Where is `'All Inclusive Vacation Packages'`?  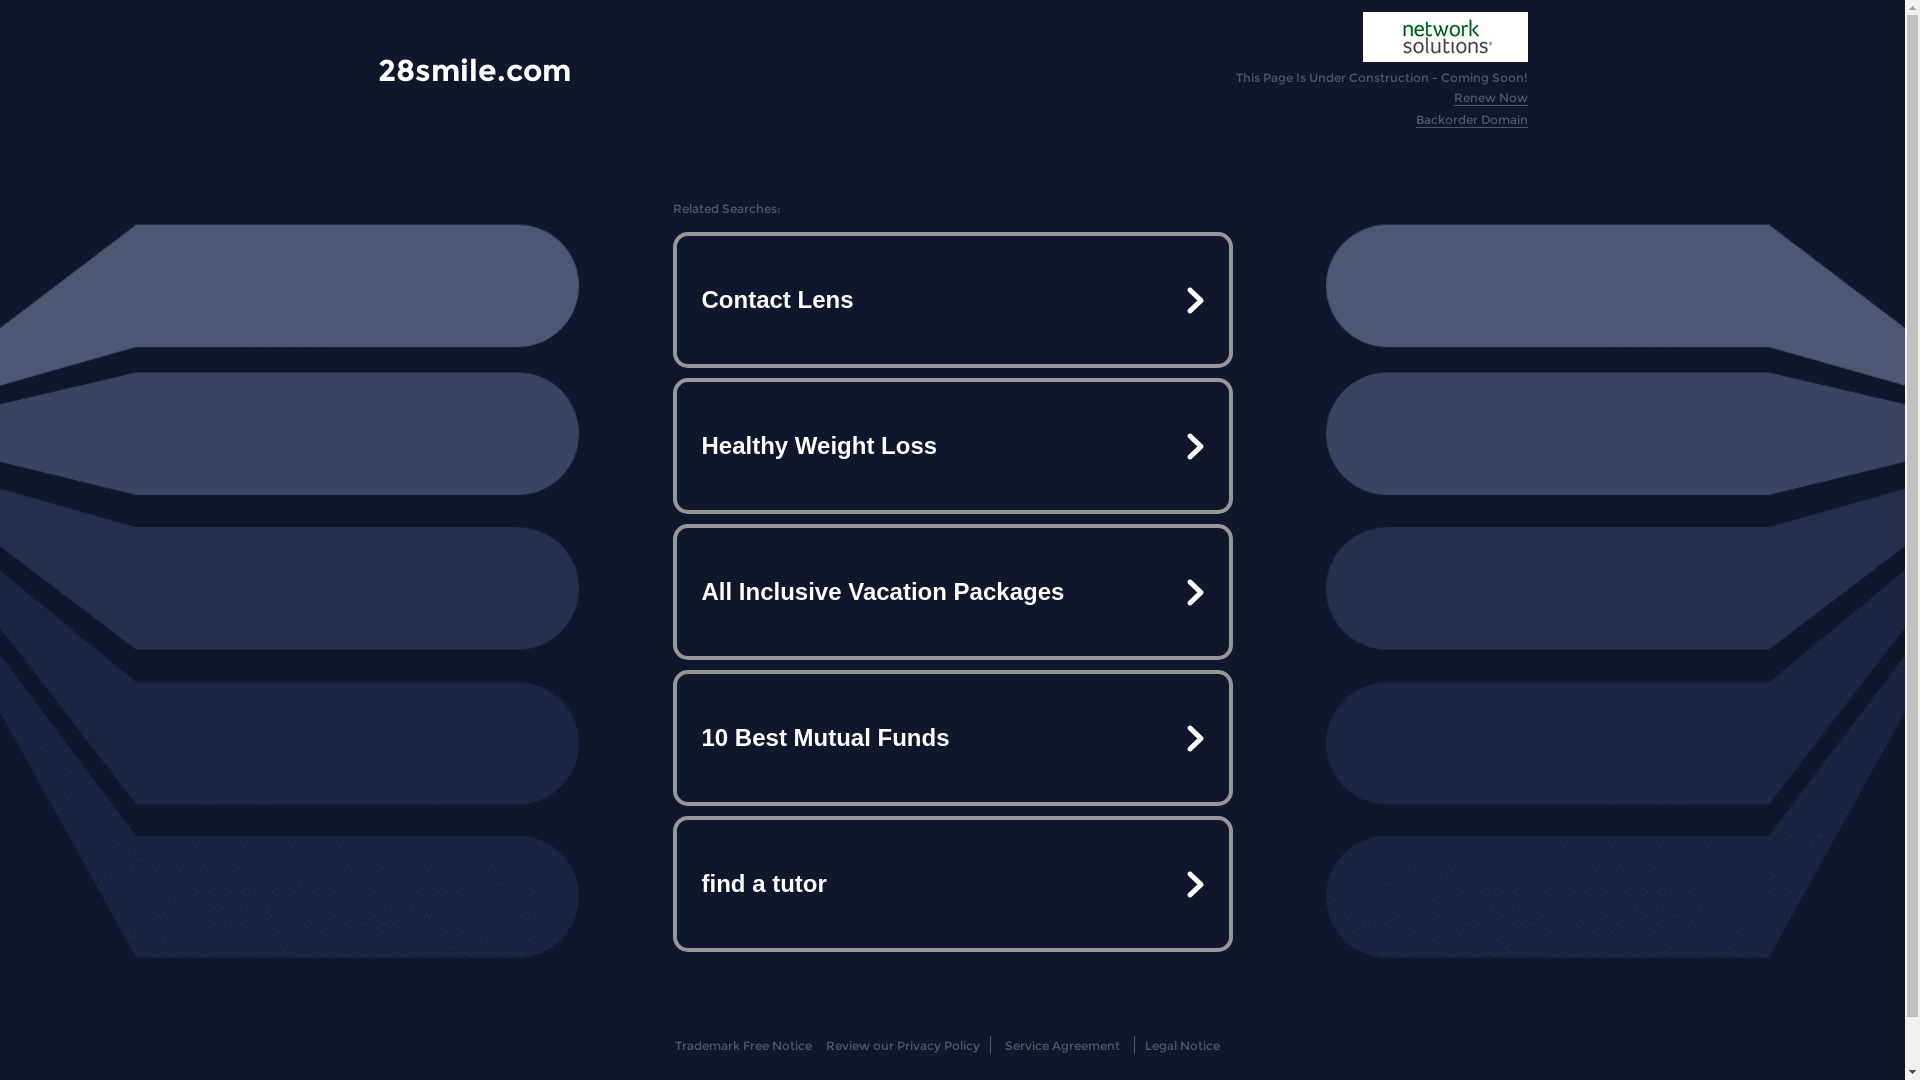 'All Inclusive Vacation Packages' is located at coordinates (950, 590).